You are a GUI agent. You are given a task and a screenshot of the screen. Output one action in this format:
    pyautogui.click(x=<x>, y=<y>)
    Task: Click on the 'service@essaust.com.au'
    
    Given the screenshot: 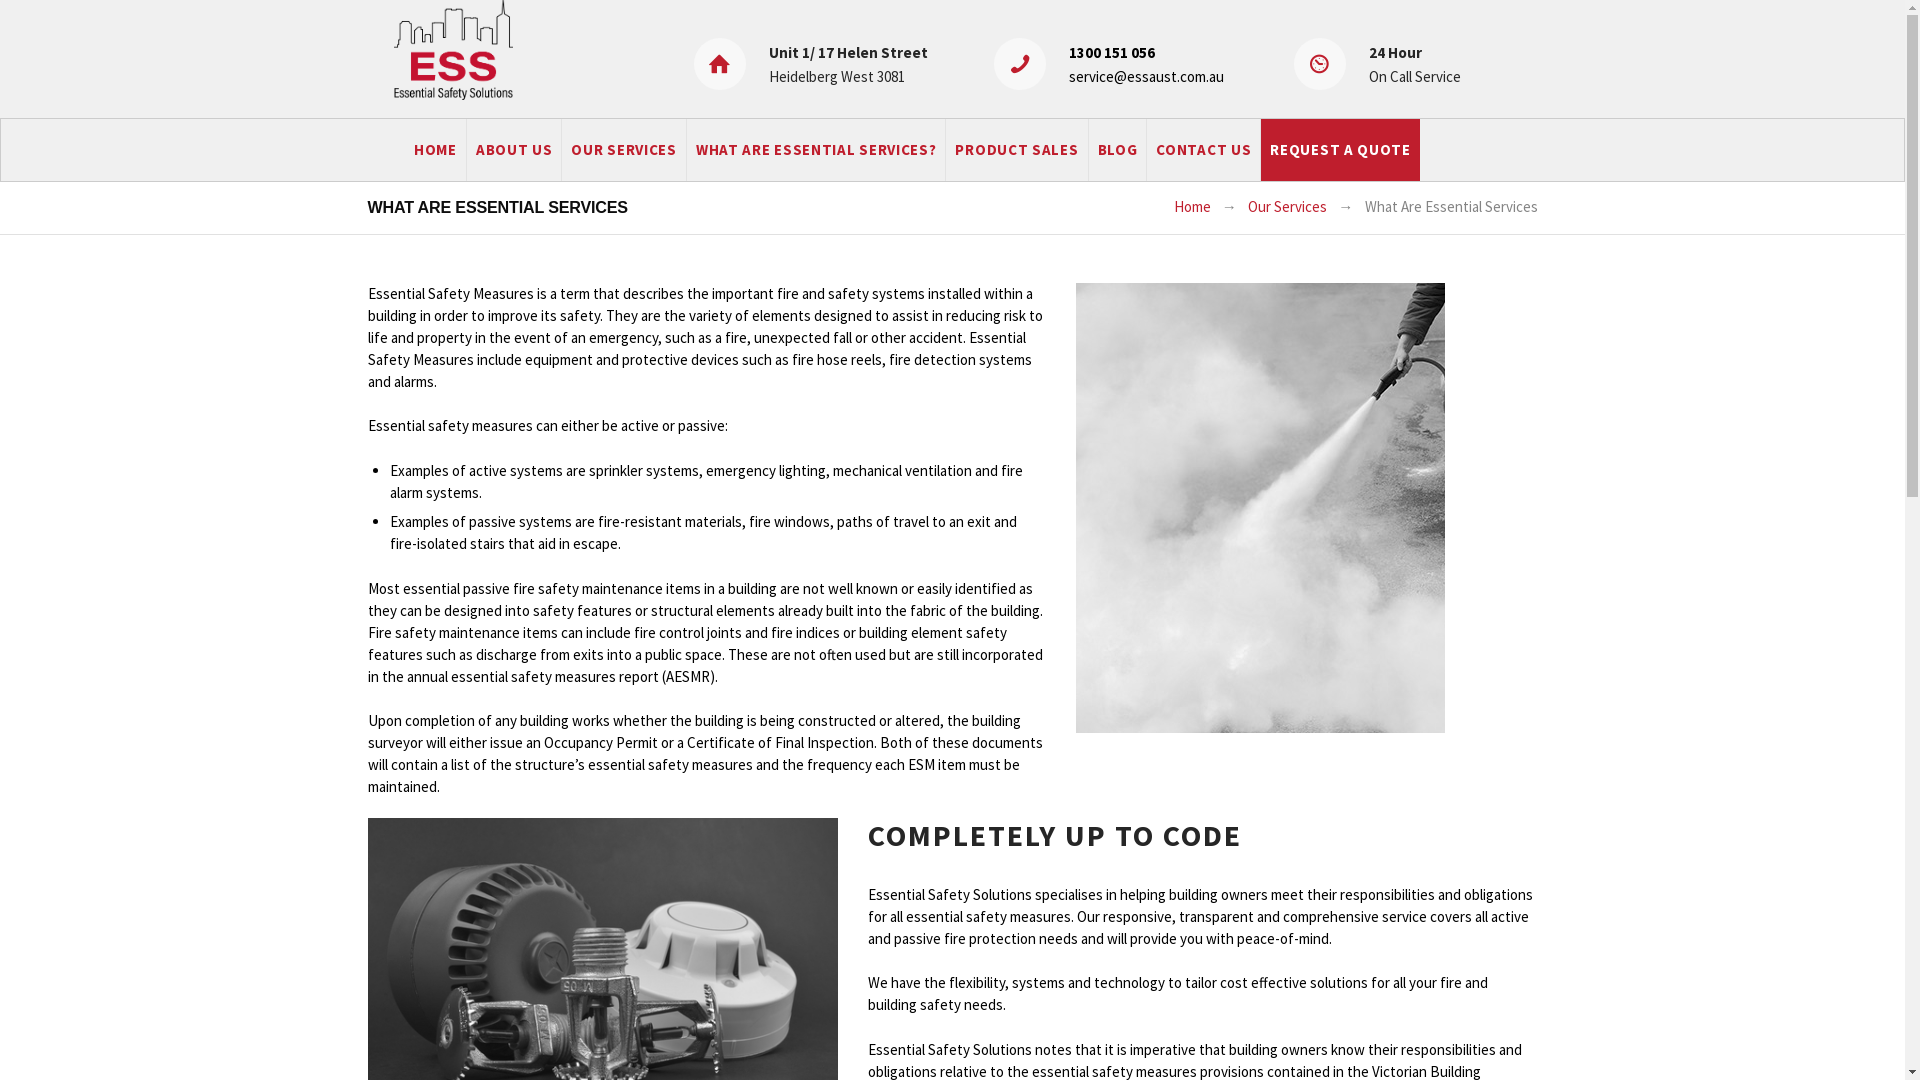 What is the action you would take?
    pyautogui.click(x=1067, y=75)
    